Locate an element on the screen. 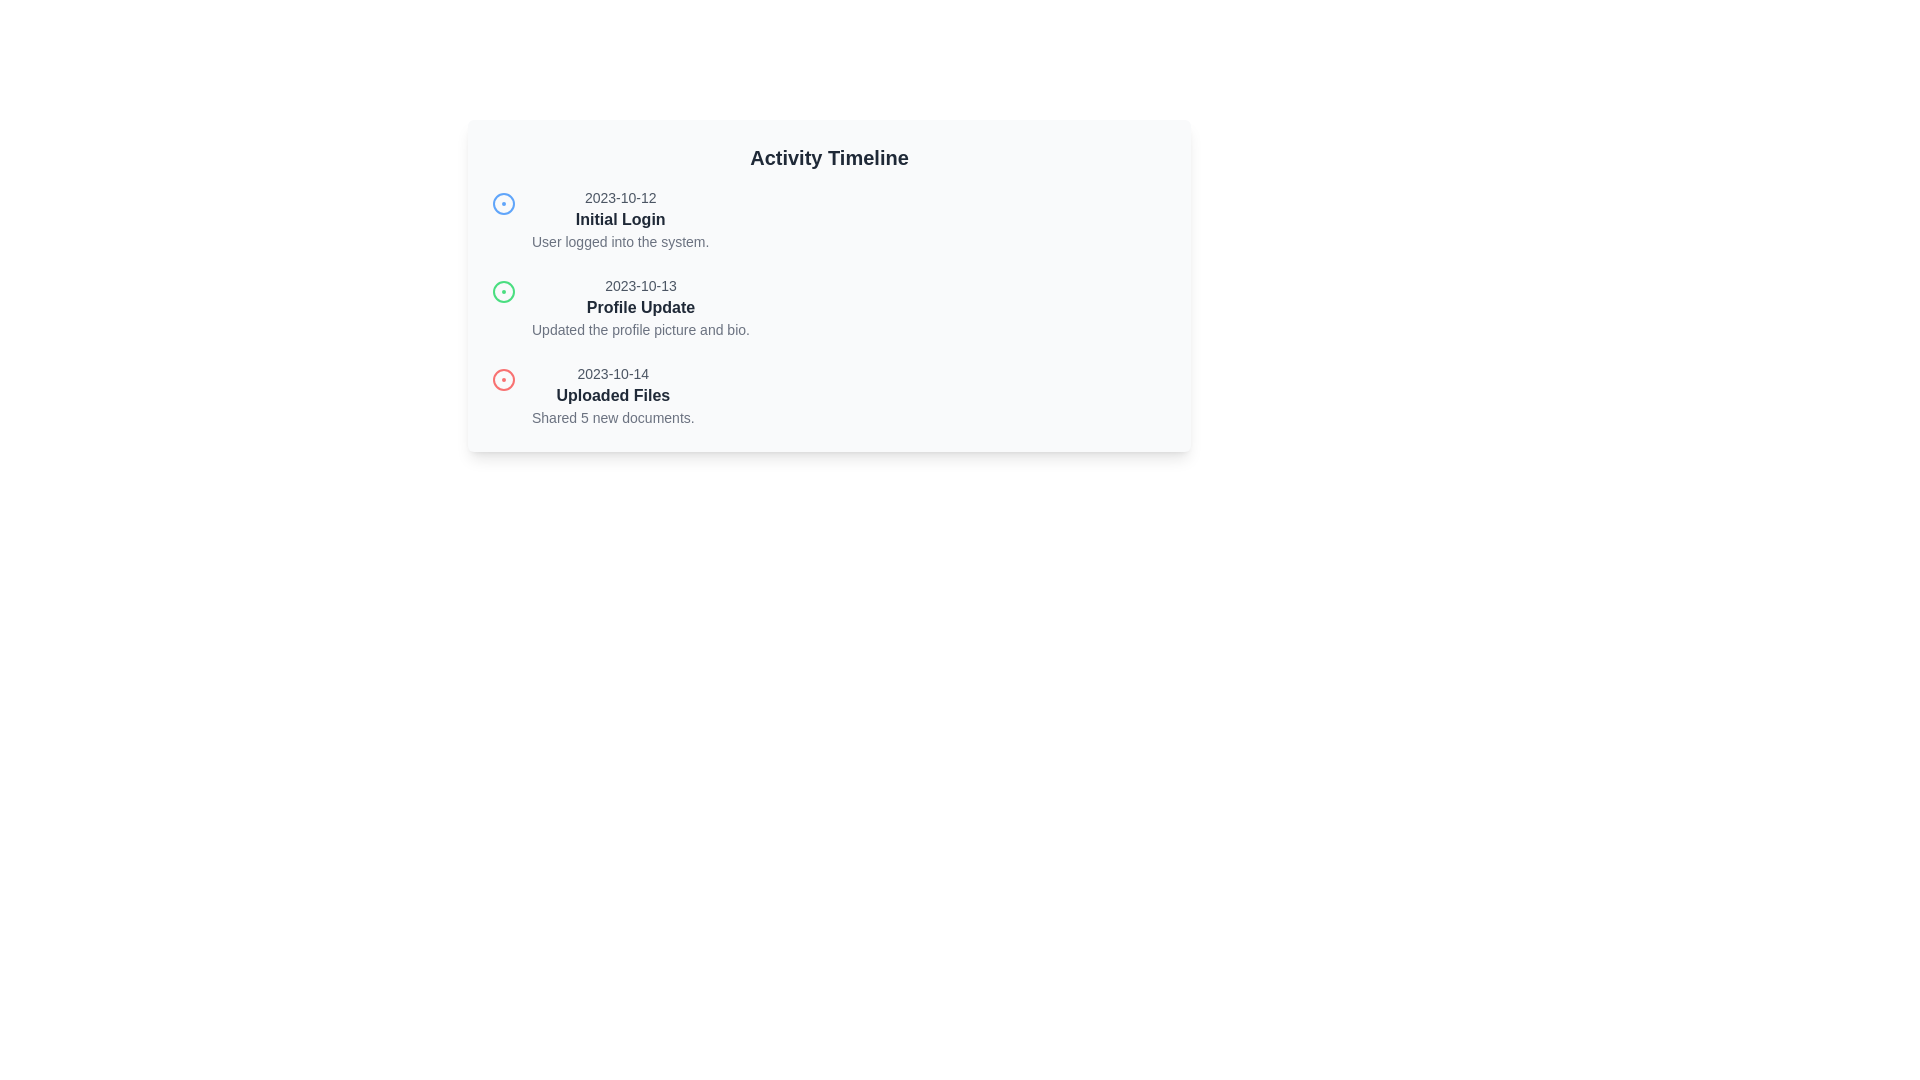  the heading text for the 'Profile Update' activity log item located in the activity timeline panel under the '2023-10-13' date entry is located at coordinates (640, 308).